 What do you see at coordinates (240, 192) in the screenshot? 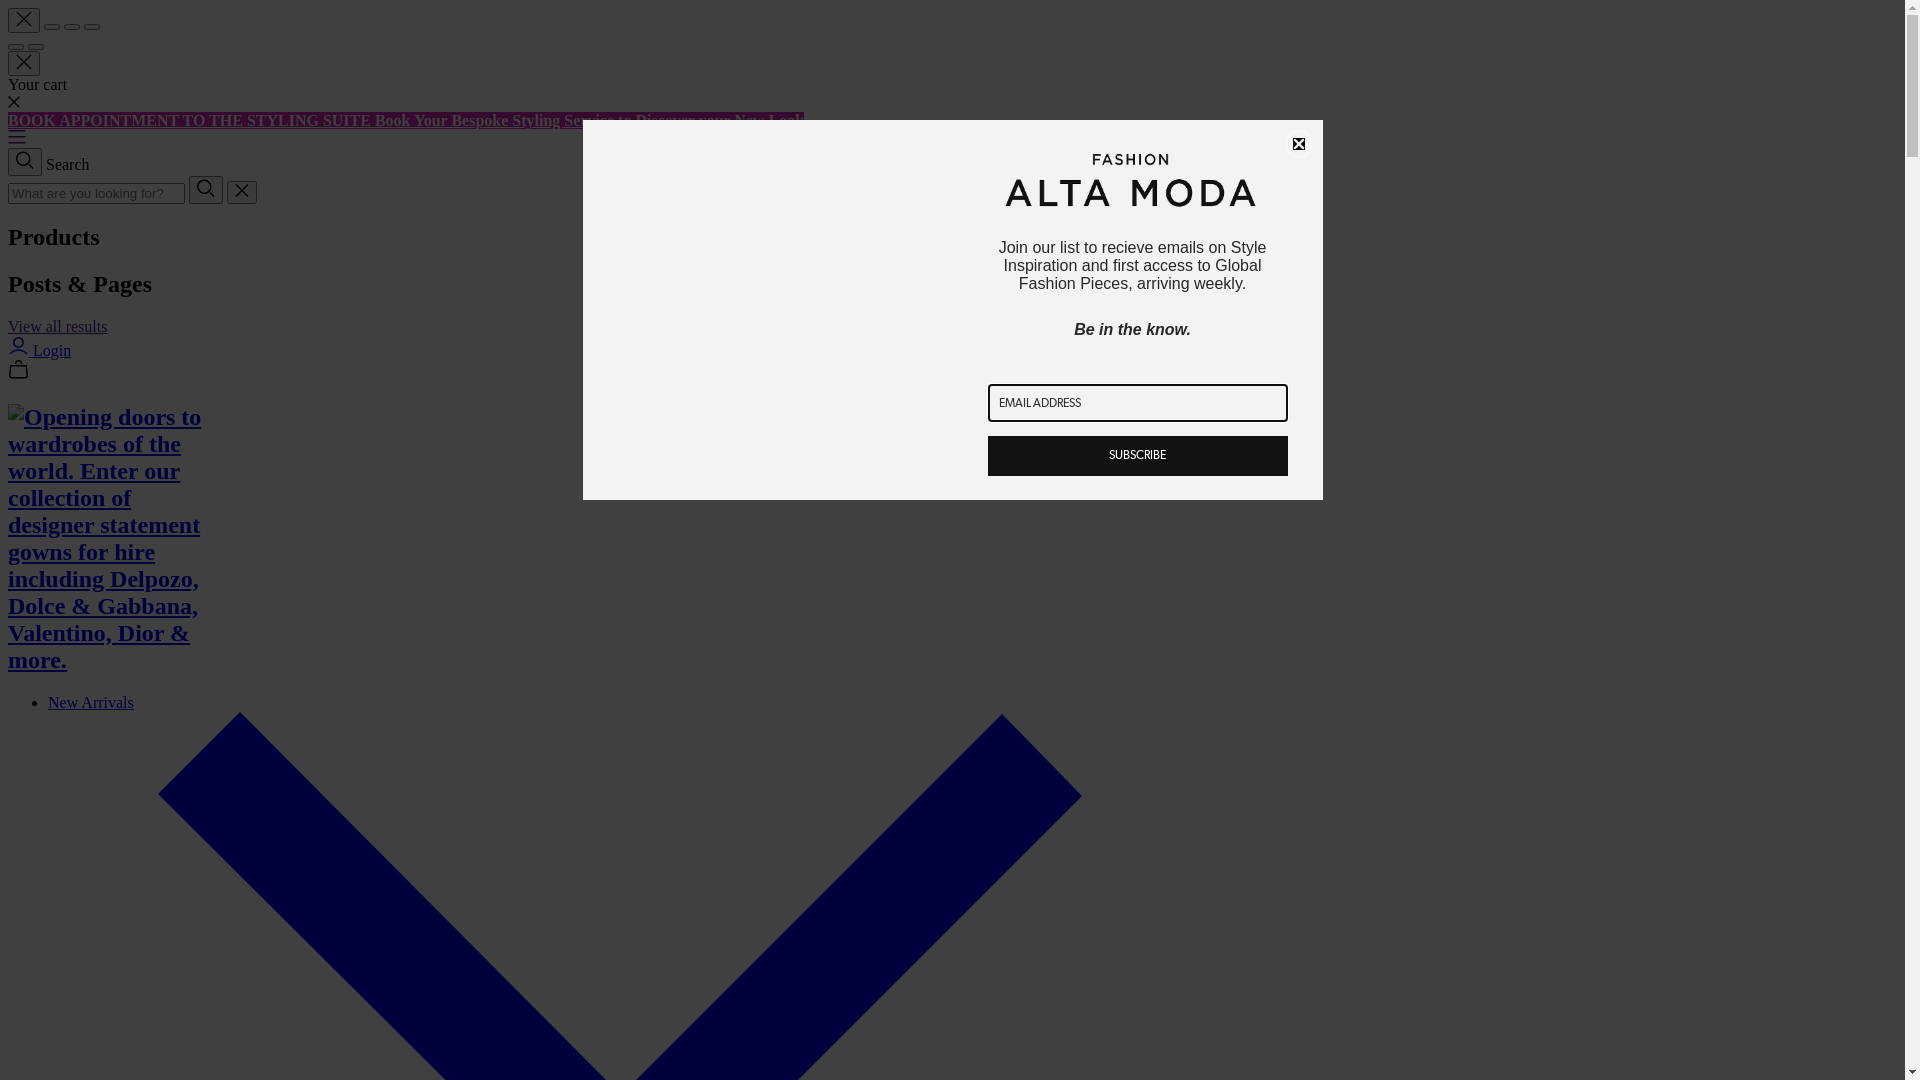
I see `'Close Icon'` at bounding box center [240, 192].